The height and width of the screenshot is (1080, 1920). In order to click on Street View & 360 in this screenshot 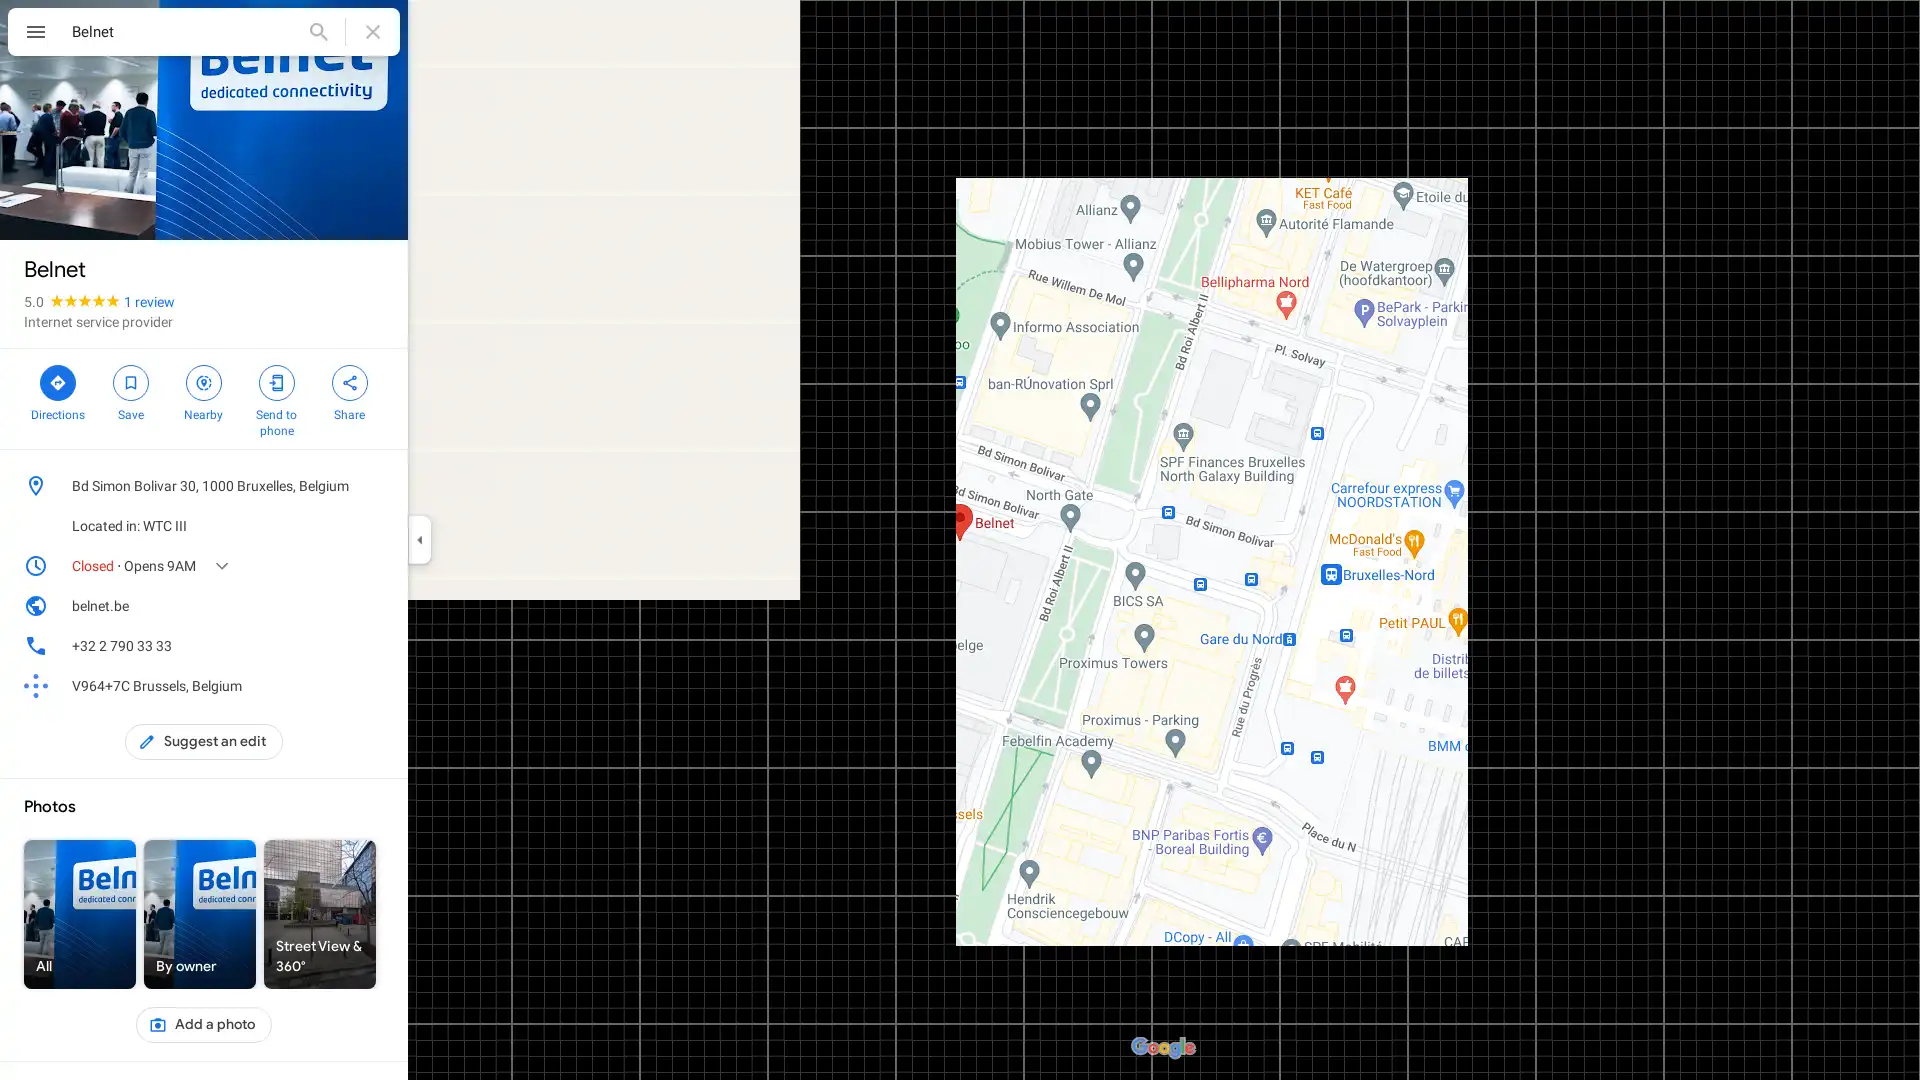, I will do `click(320, 914)`.